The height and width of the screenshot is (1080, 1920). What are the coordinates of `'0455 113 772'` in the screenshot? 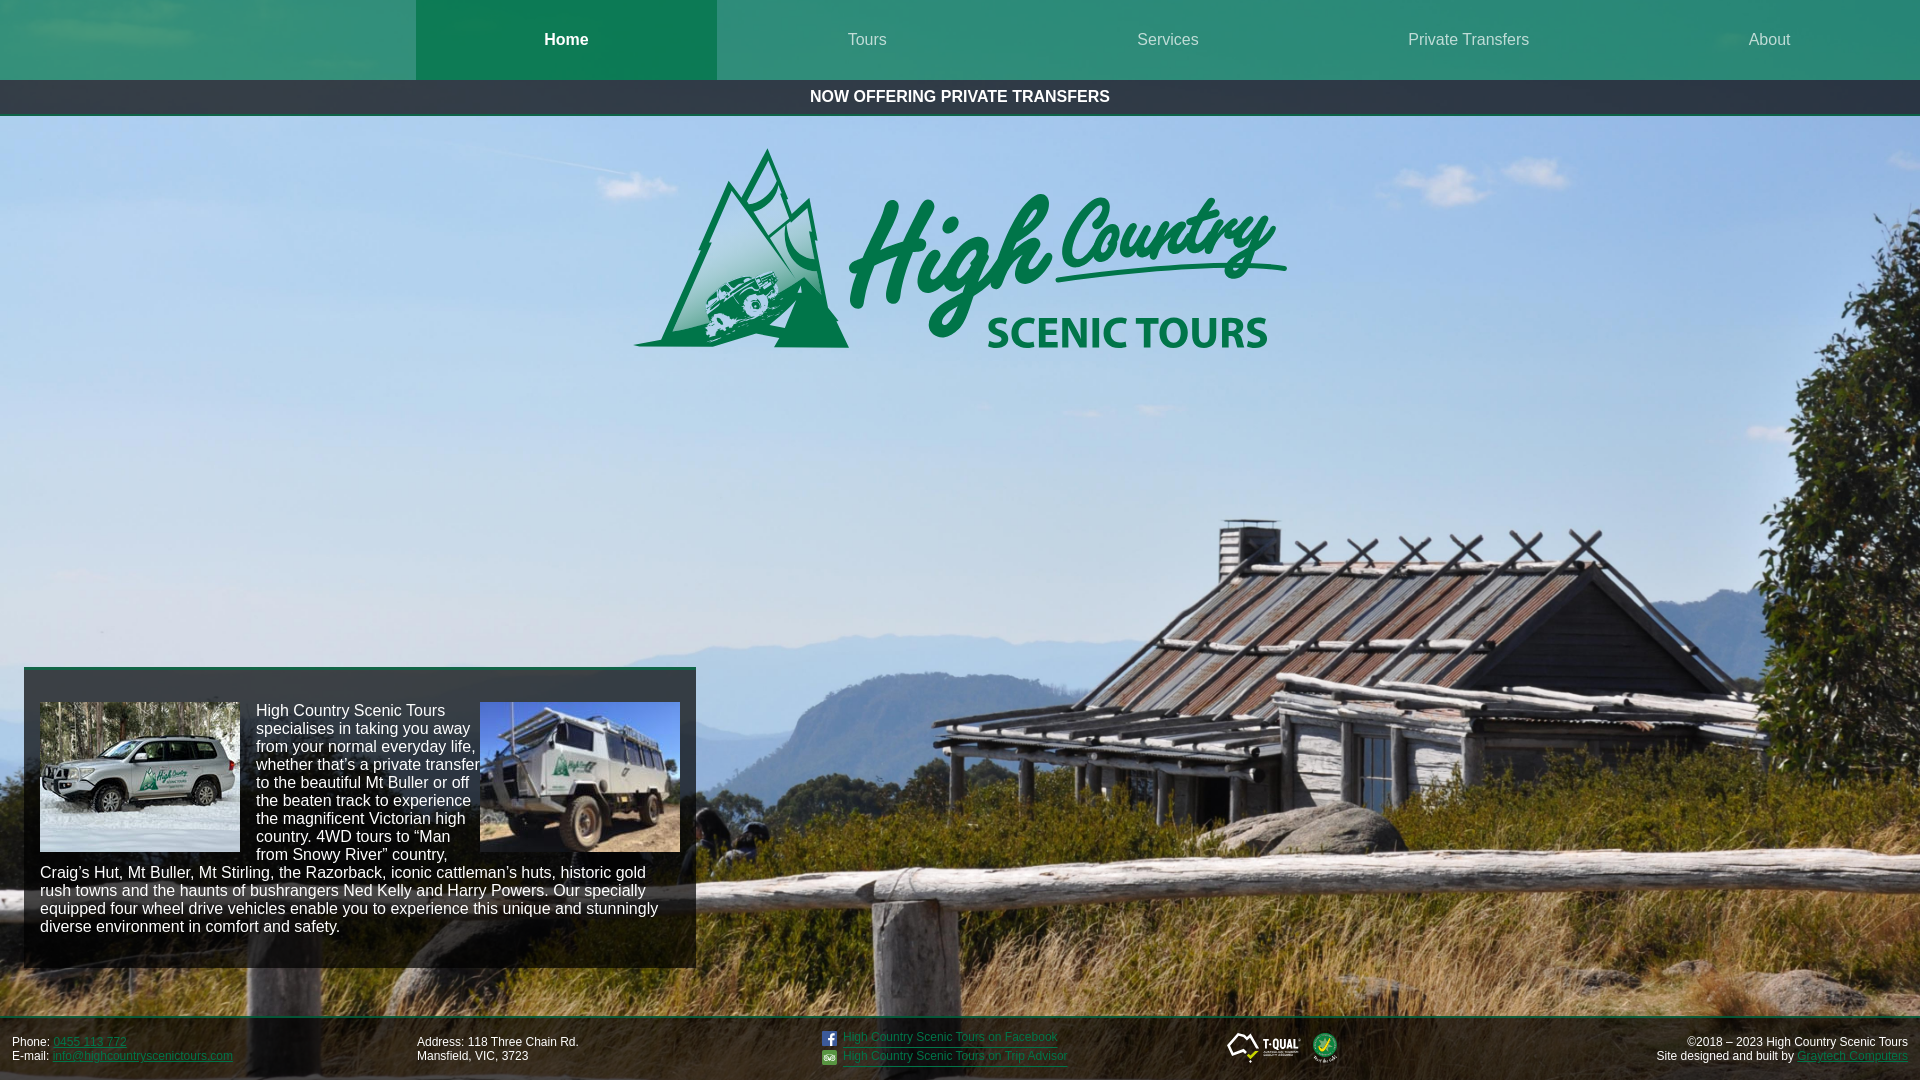 It's located at (88, 1040).